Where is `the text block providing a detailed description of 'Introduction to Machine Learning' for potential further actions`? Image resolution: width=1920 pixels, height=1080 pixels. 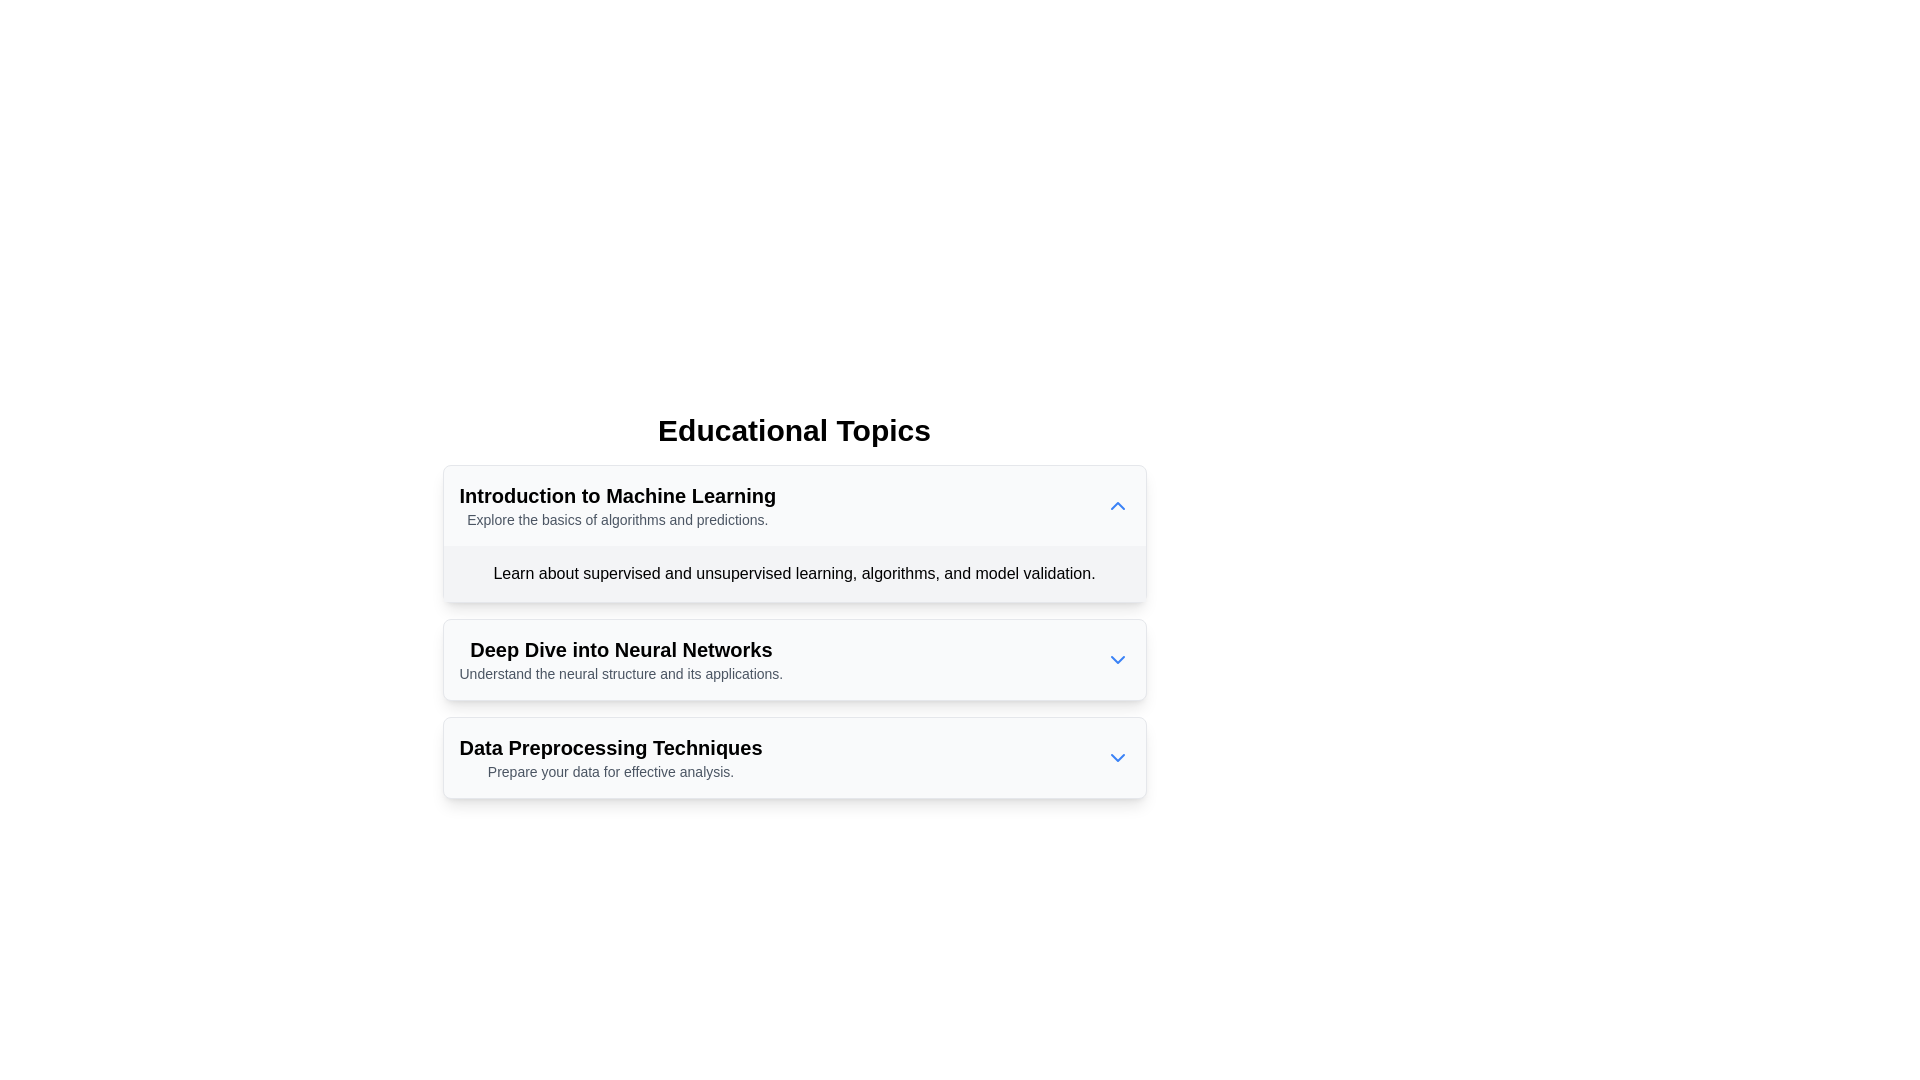 the text block providing a detailed description of 'Introduction to Machine Learning' for potential further actions is located at coordinates (793, 574).